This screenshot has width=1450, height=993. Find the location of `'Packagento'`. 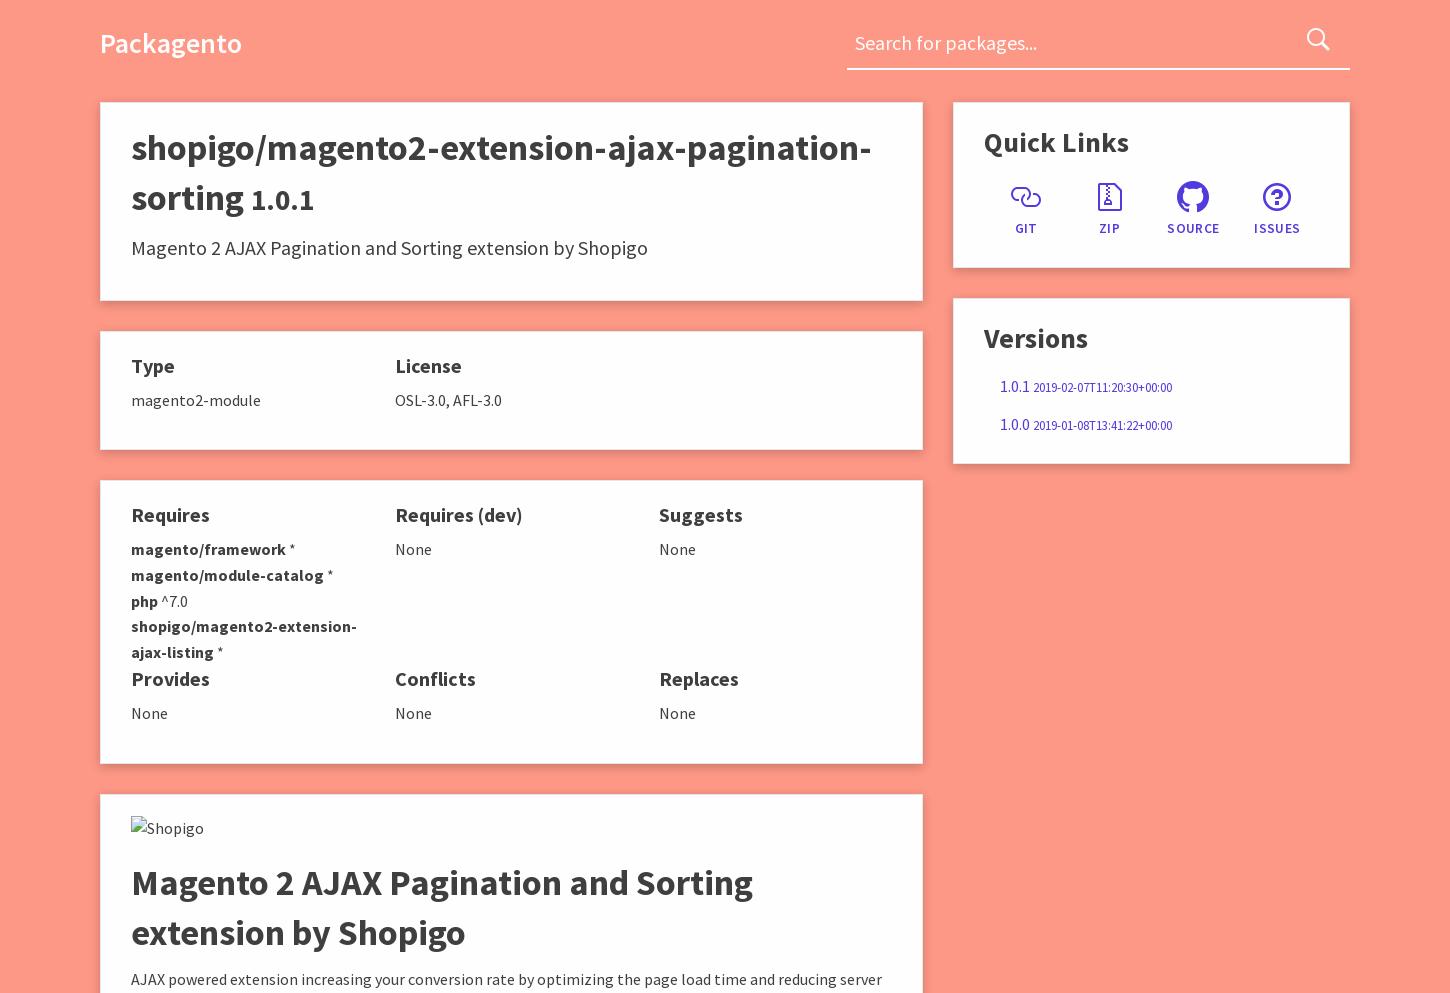

'Packagento' is located at coordinates (169, 42).